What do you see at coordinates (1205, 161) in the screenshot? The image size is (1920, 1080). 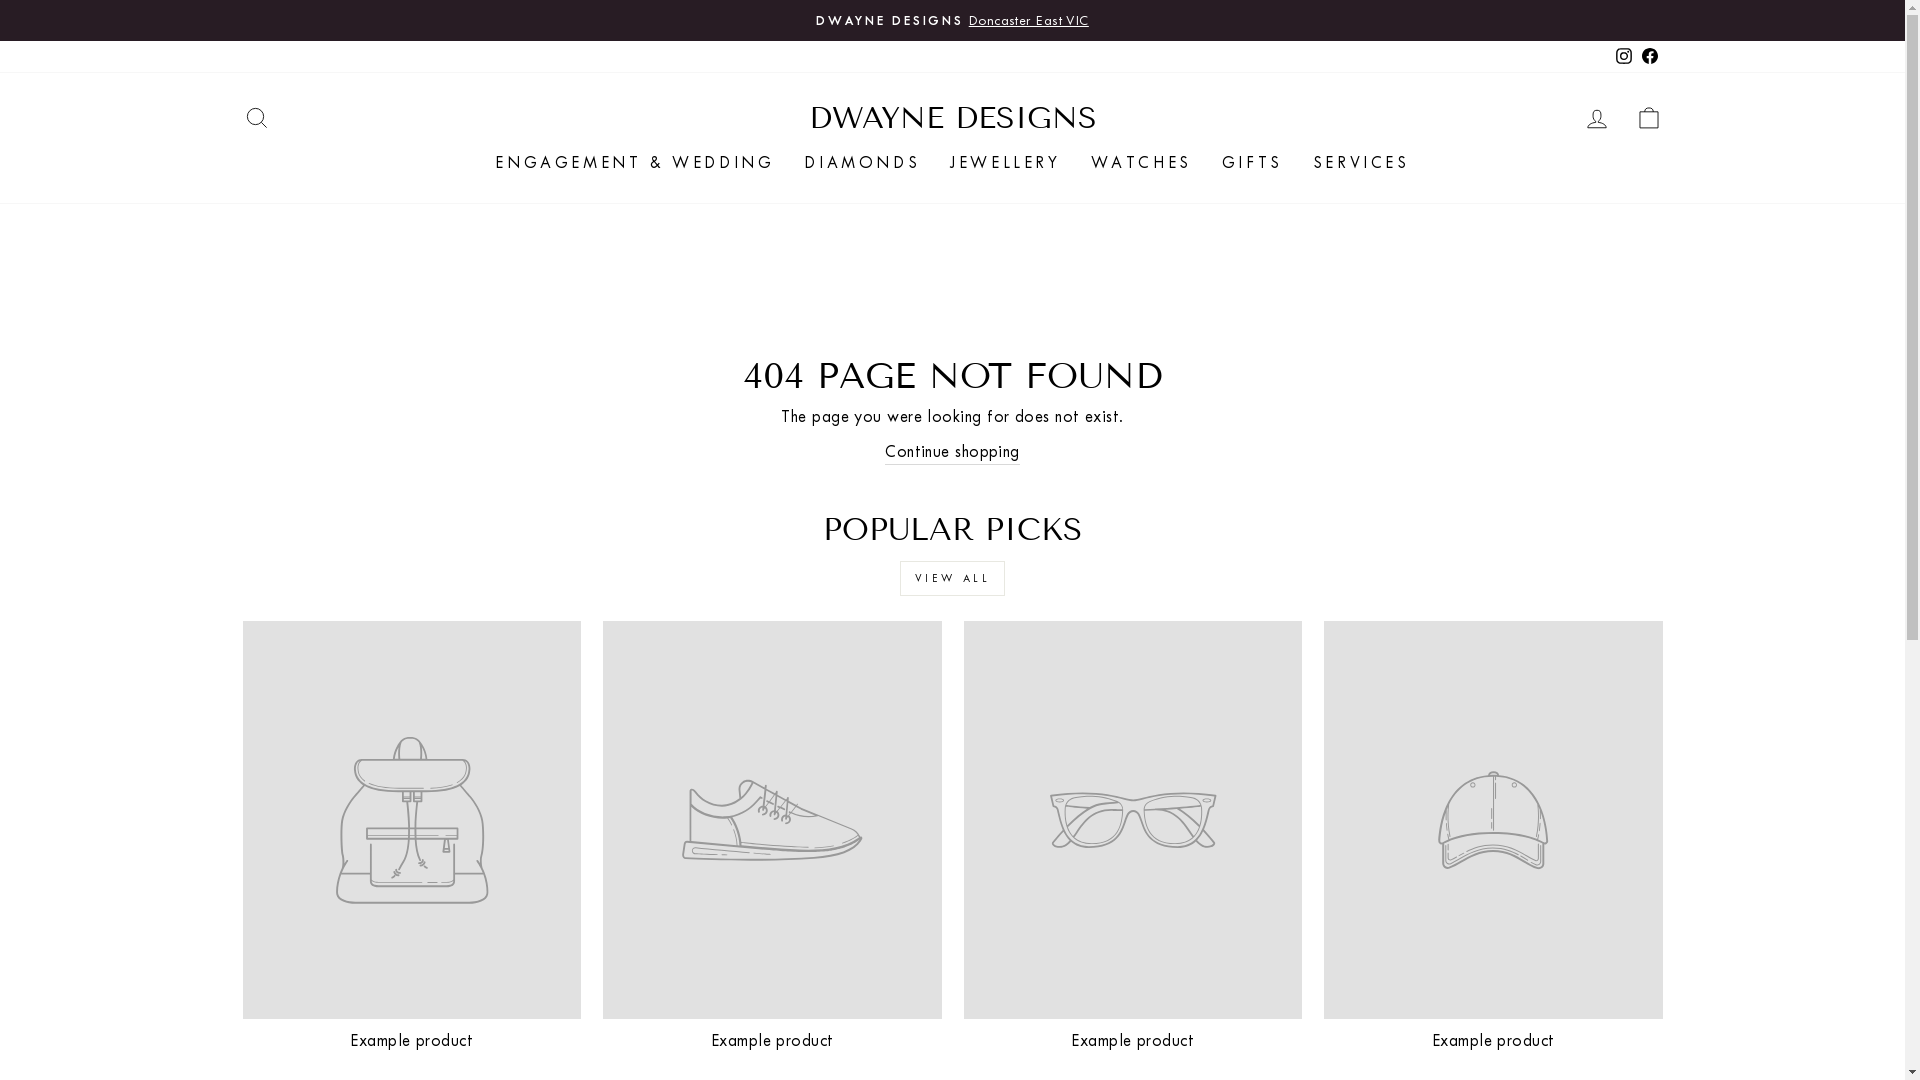 I see `'GIFTS'` at bounding box center [1205, 161].